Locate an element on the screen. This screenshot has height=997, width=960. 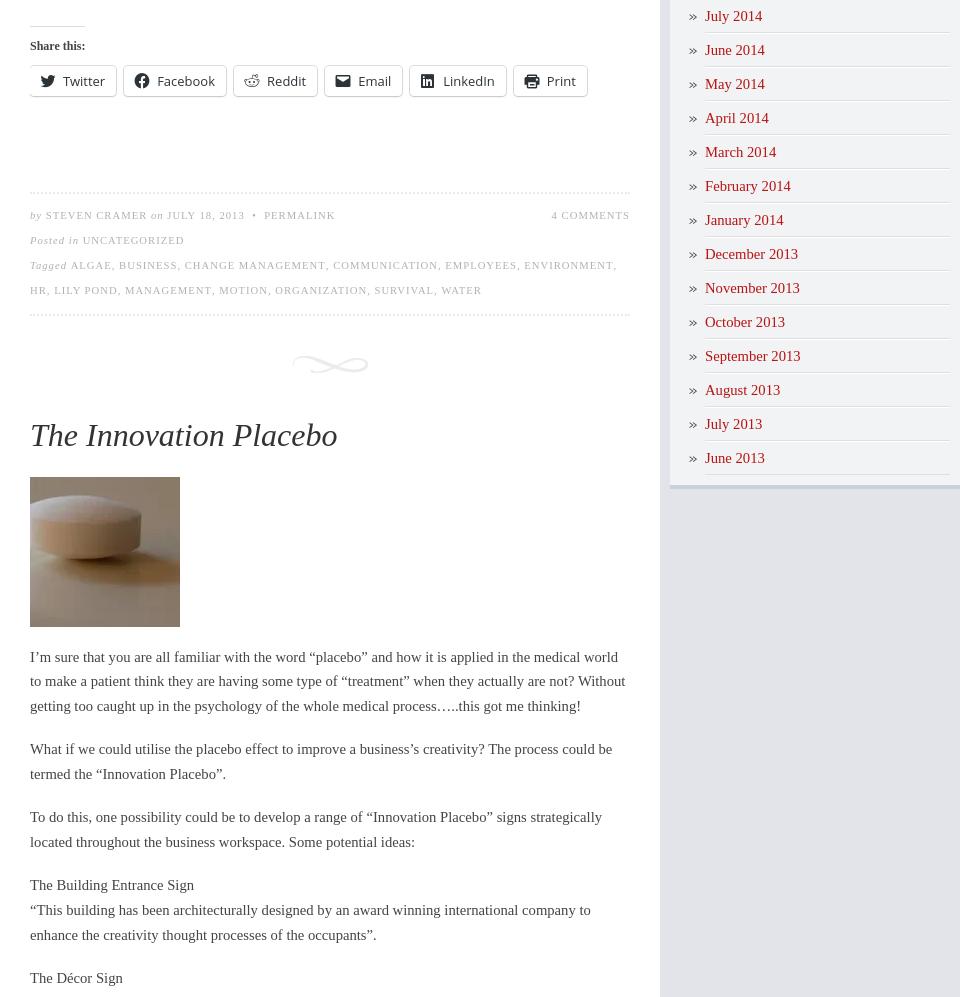
'The Décor Sign' is located at coordinates (76, 975).